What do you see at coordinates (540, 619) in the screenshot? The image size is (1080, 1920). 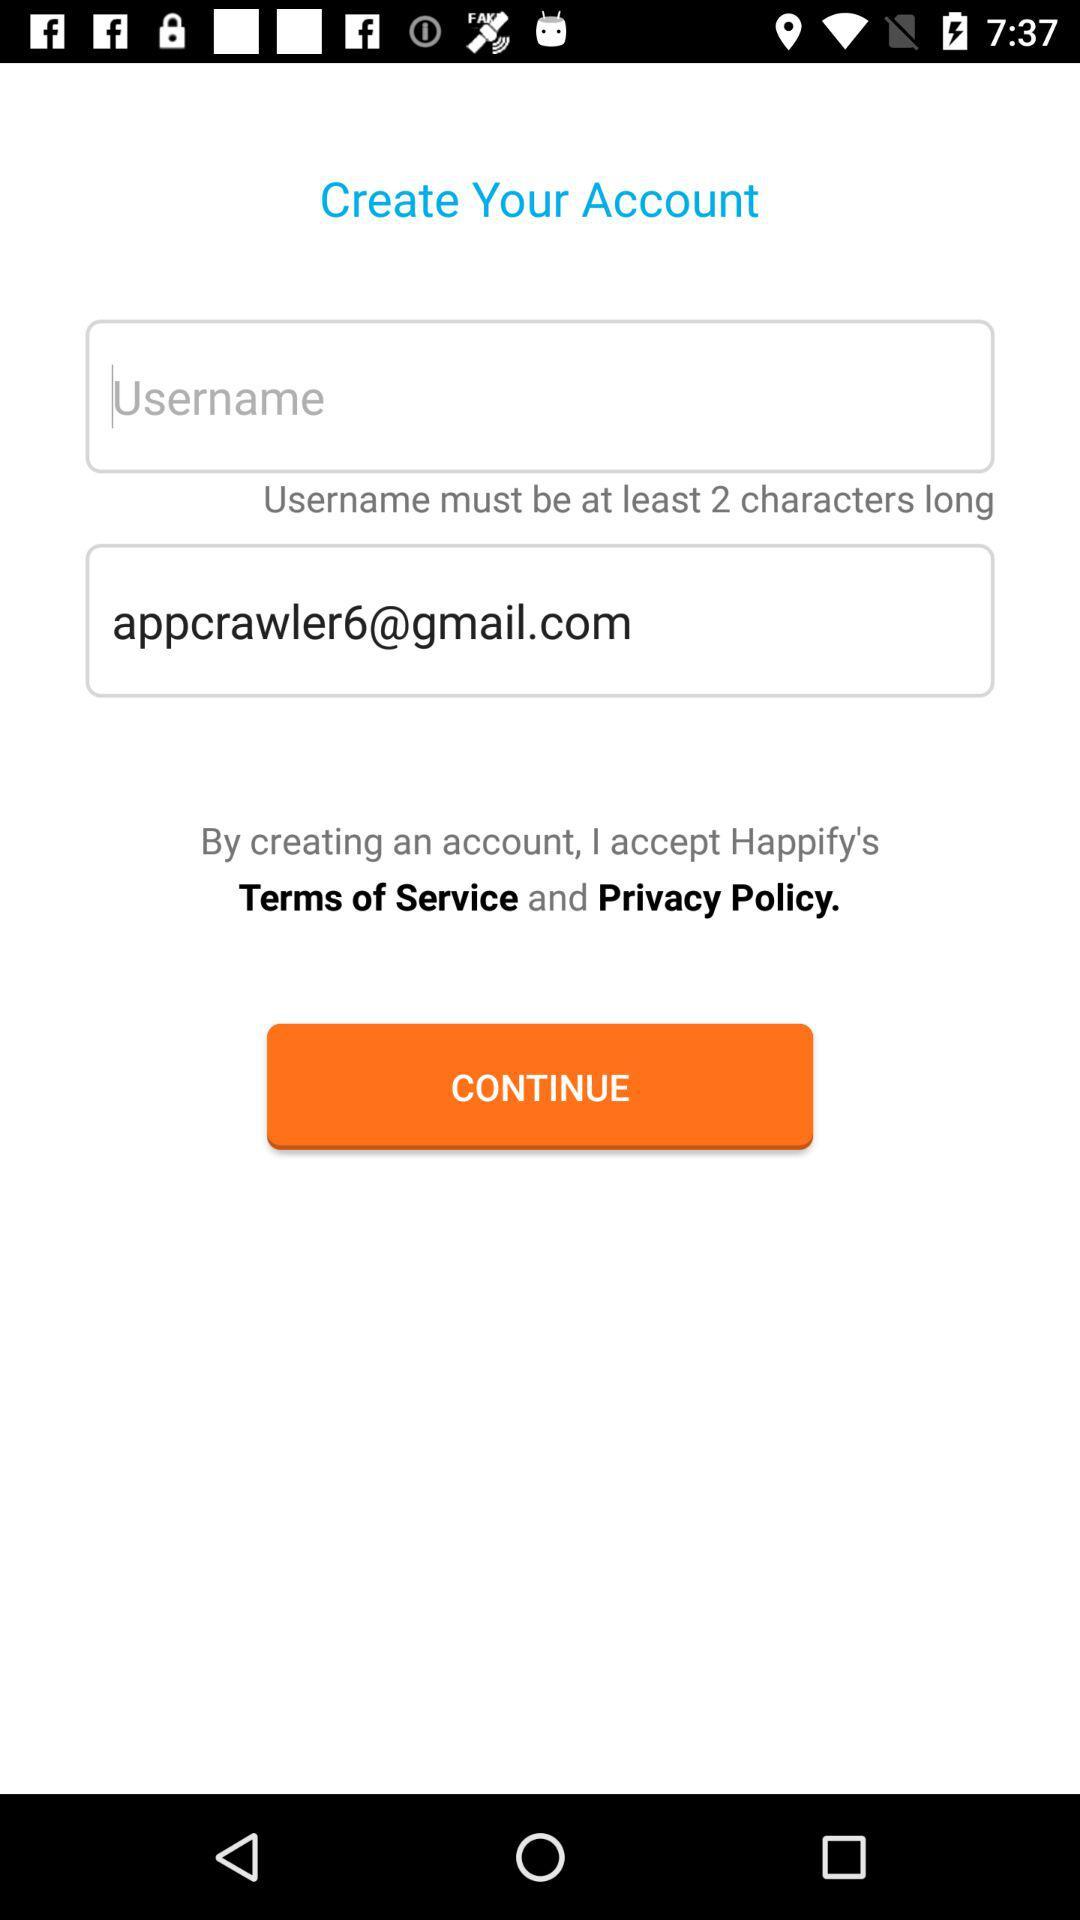 I see `the appcrawler6@gmail.com icon` at bounding box center [540, 619].